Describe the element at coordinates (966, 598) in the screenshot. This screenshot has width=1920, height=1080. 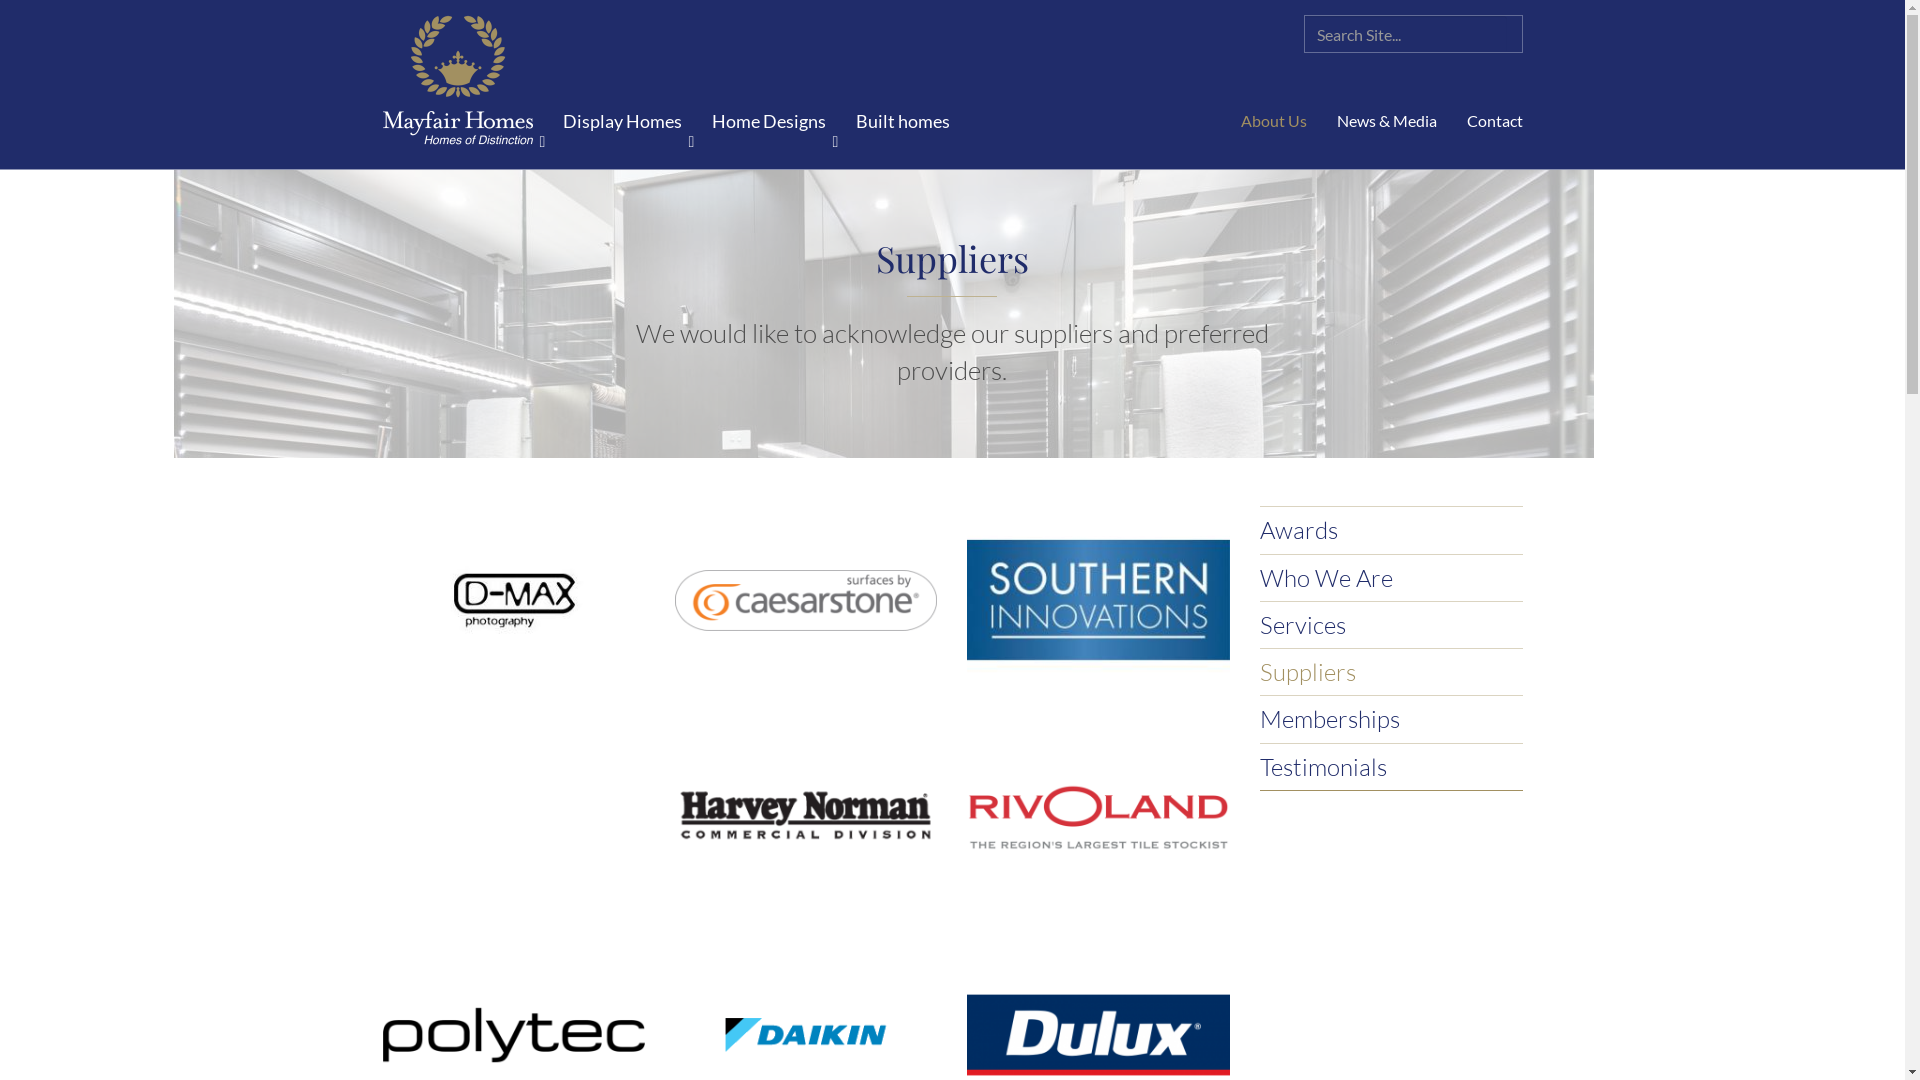
I see `'Southern Innovations'` at that location.